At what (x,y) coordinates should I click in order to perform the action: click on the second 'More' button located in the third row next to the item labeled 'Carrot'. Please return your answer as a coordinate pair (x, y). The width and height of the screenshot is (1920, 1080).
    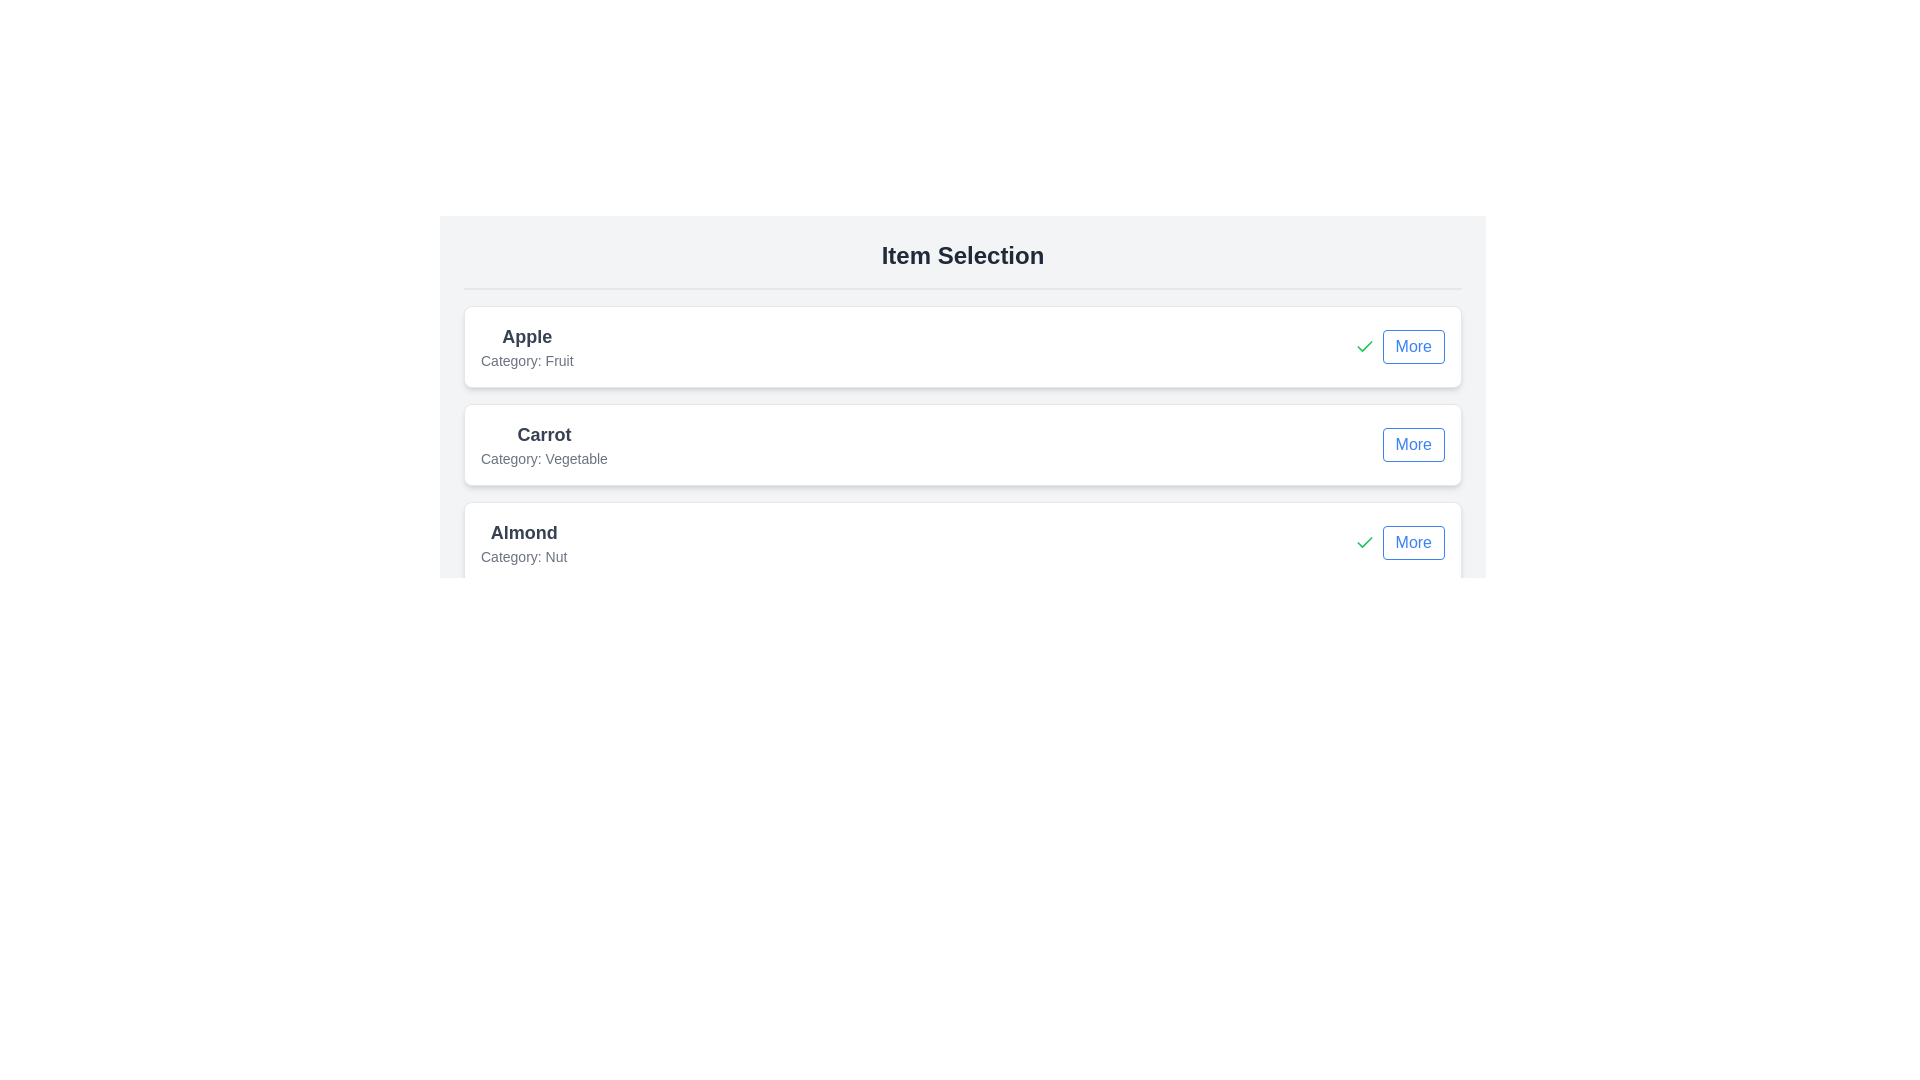
    Looking at the image, I should click on (1412, 443).